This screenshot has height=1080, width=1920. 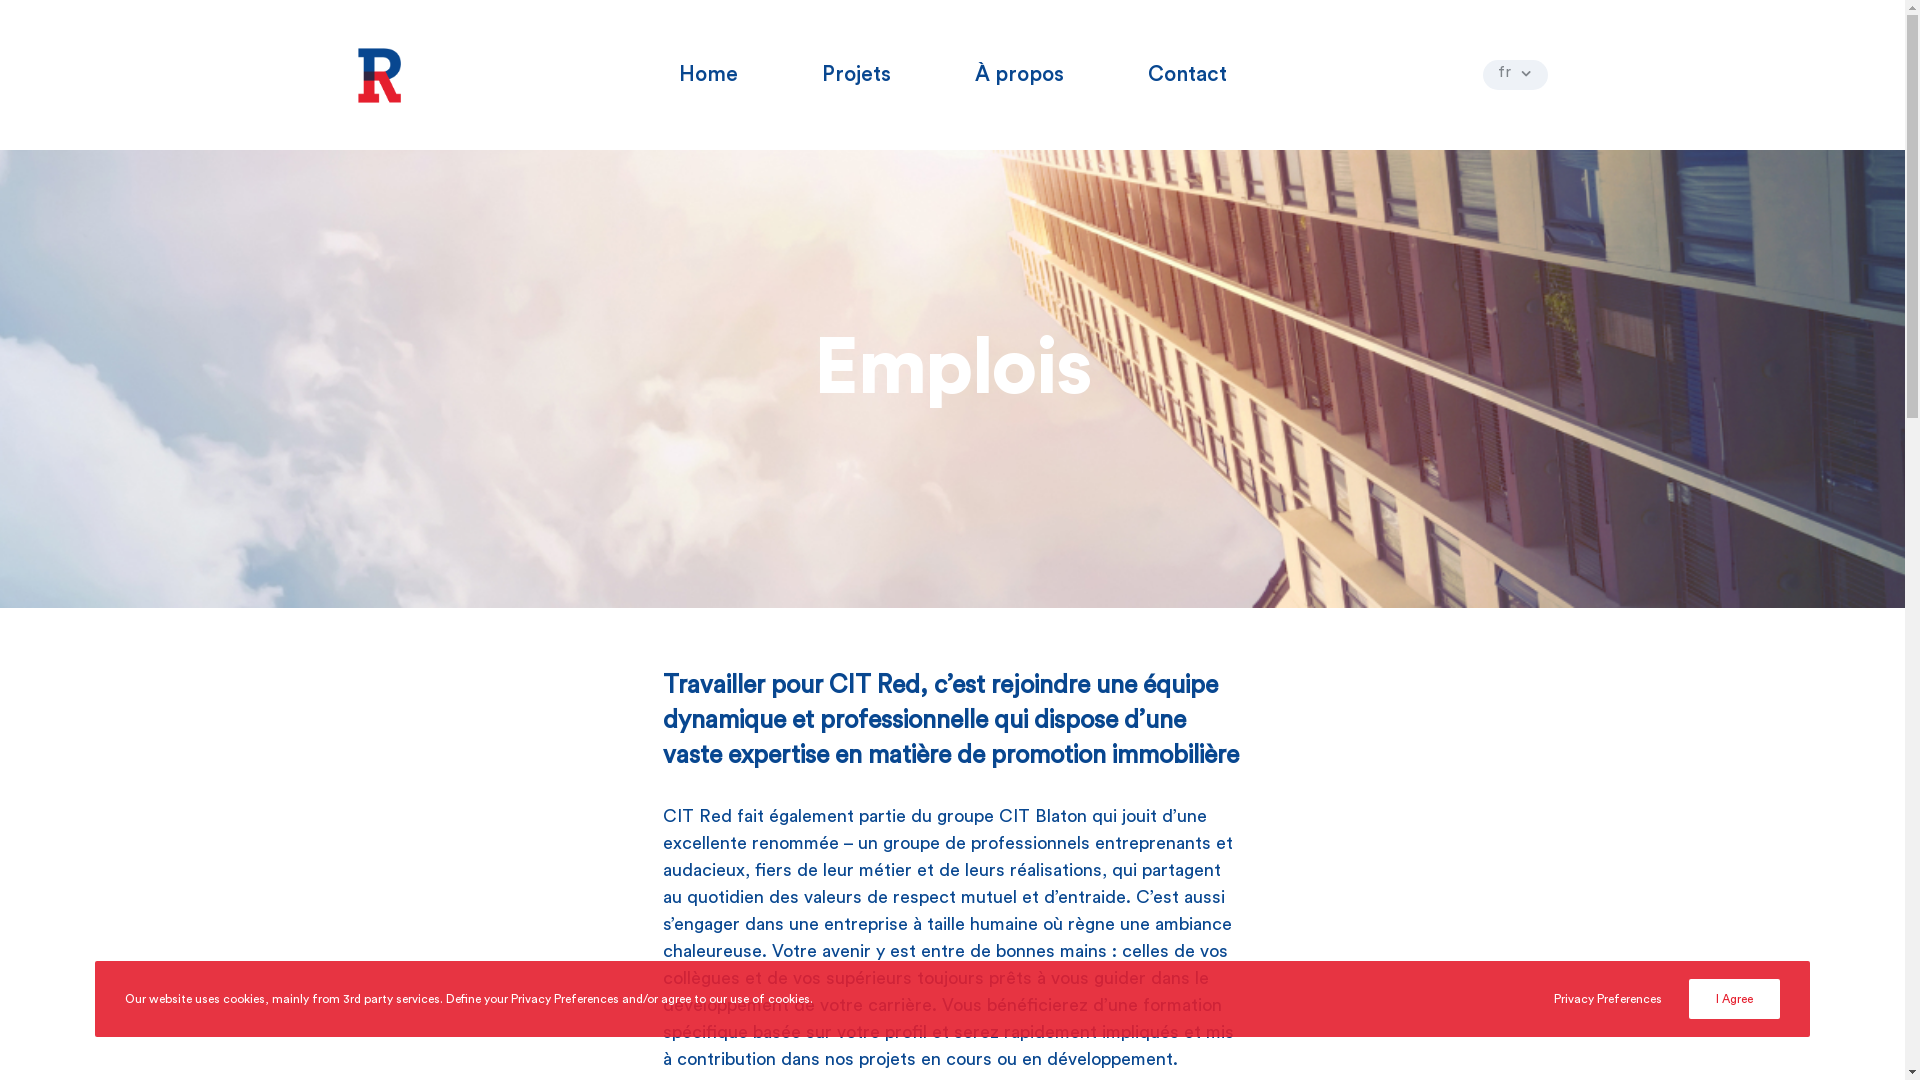 What do you see at coordinates (856, 73) in the screenshot?
I see `'Projets'` at bounding box center [856, 73].